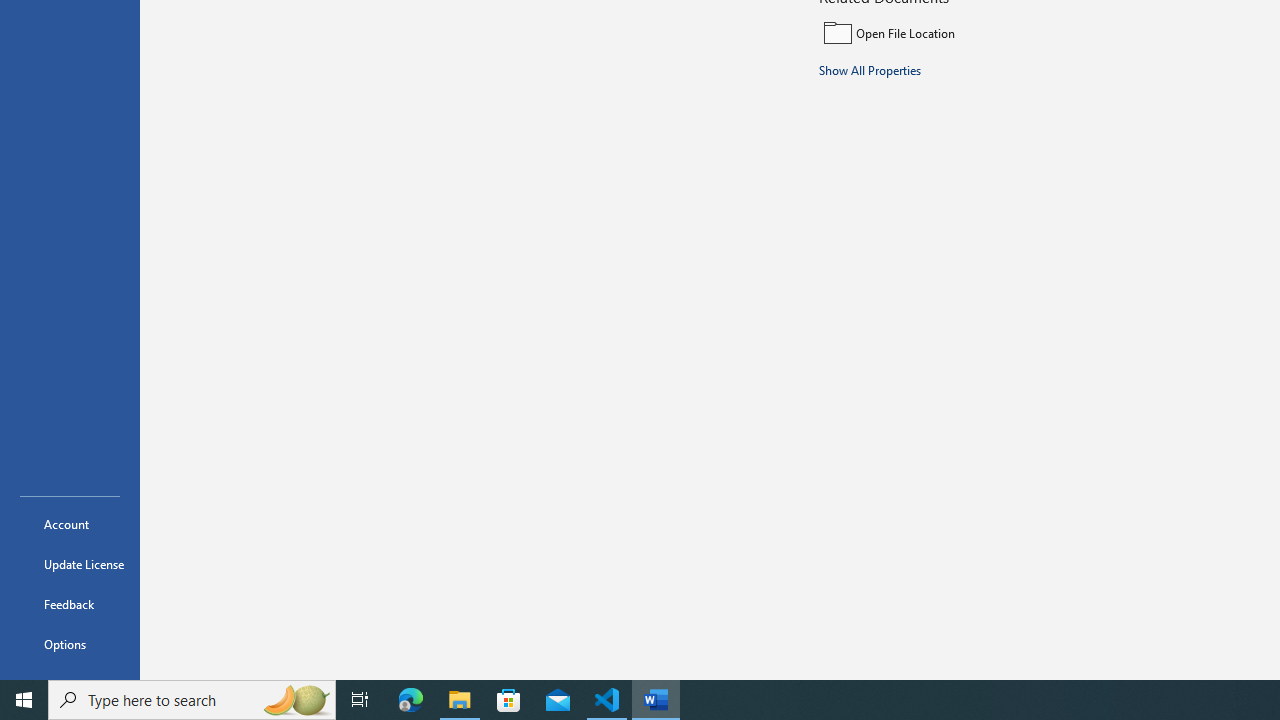  I want to click on 'Account', so click(69, 523).